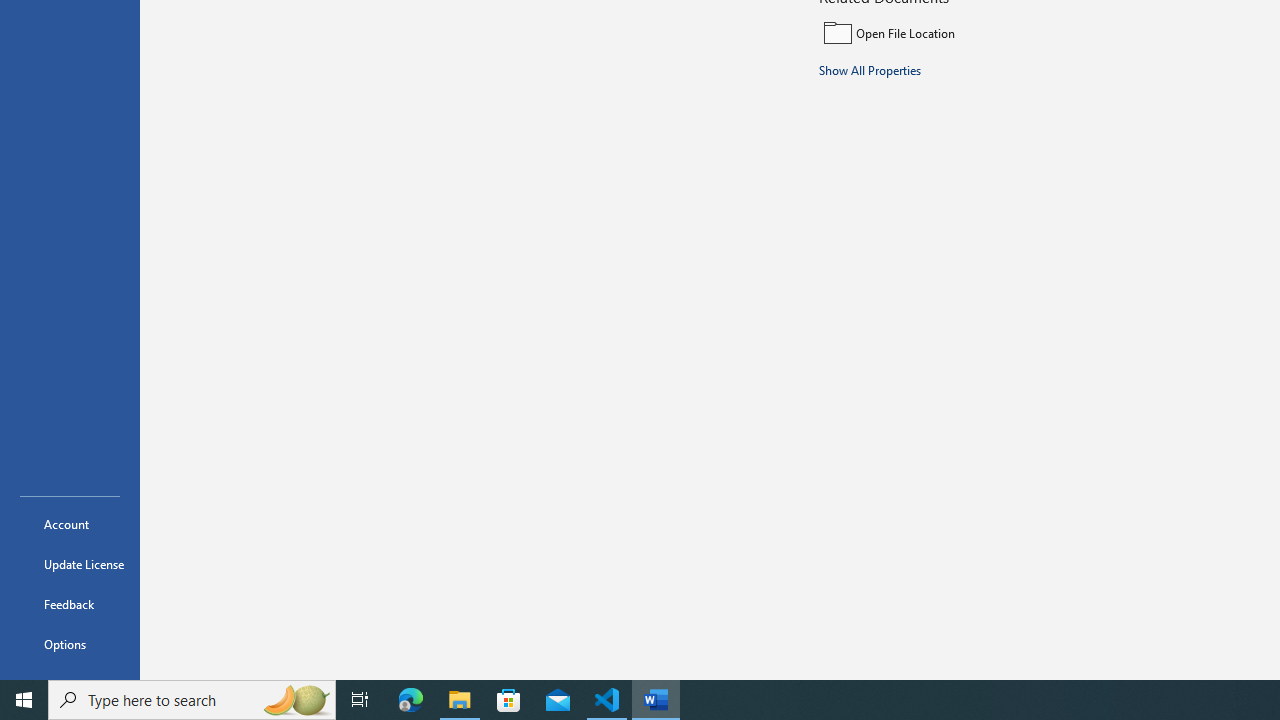  I want to click on 'Account', so click(69, 523).